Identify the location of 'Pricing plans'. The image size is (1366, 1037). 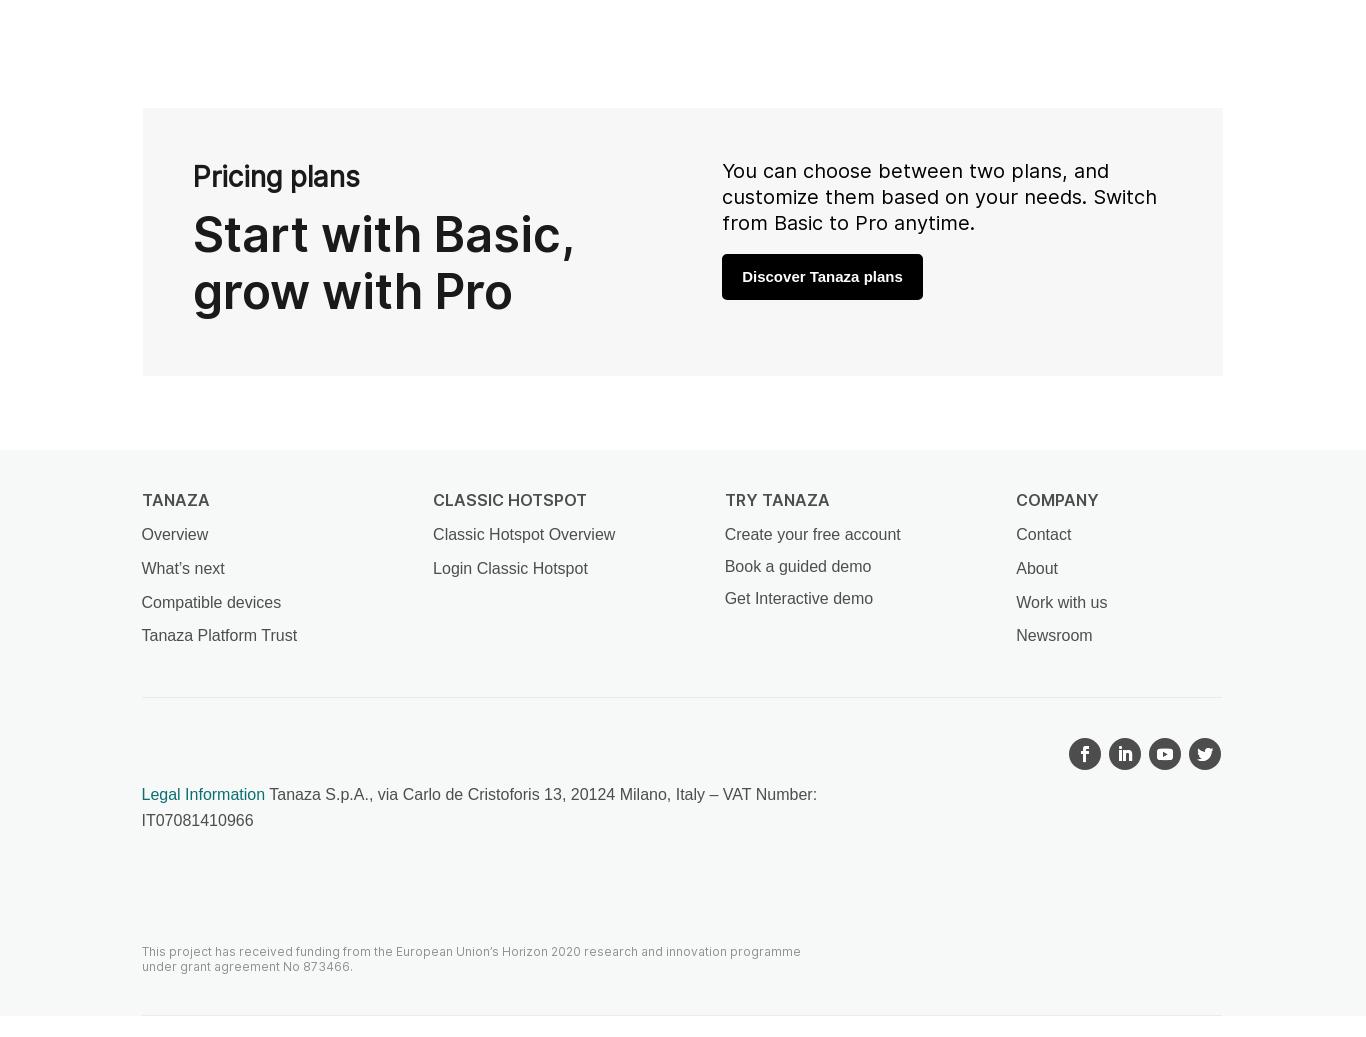
(192, 174).